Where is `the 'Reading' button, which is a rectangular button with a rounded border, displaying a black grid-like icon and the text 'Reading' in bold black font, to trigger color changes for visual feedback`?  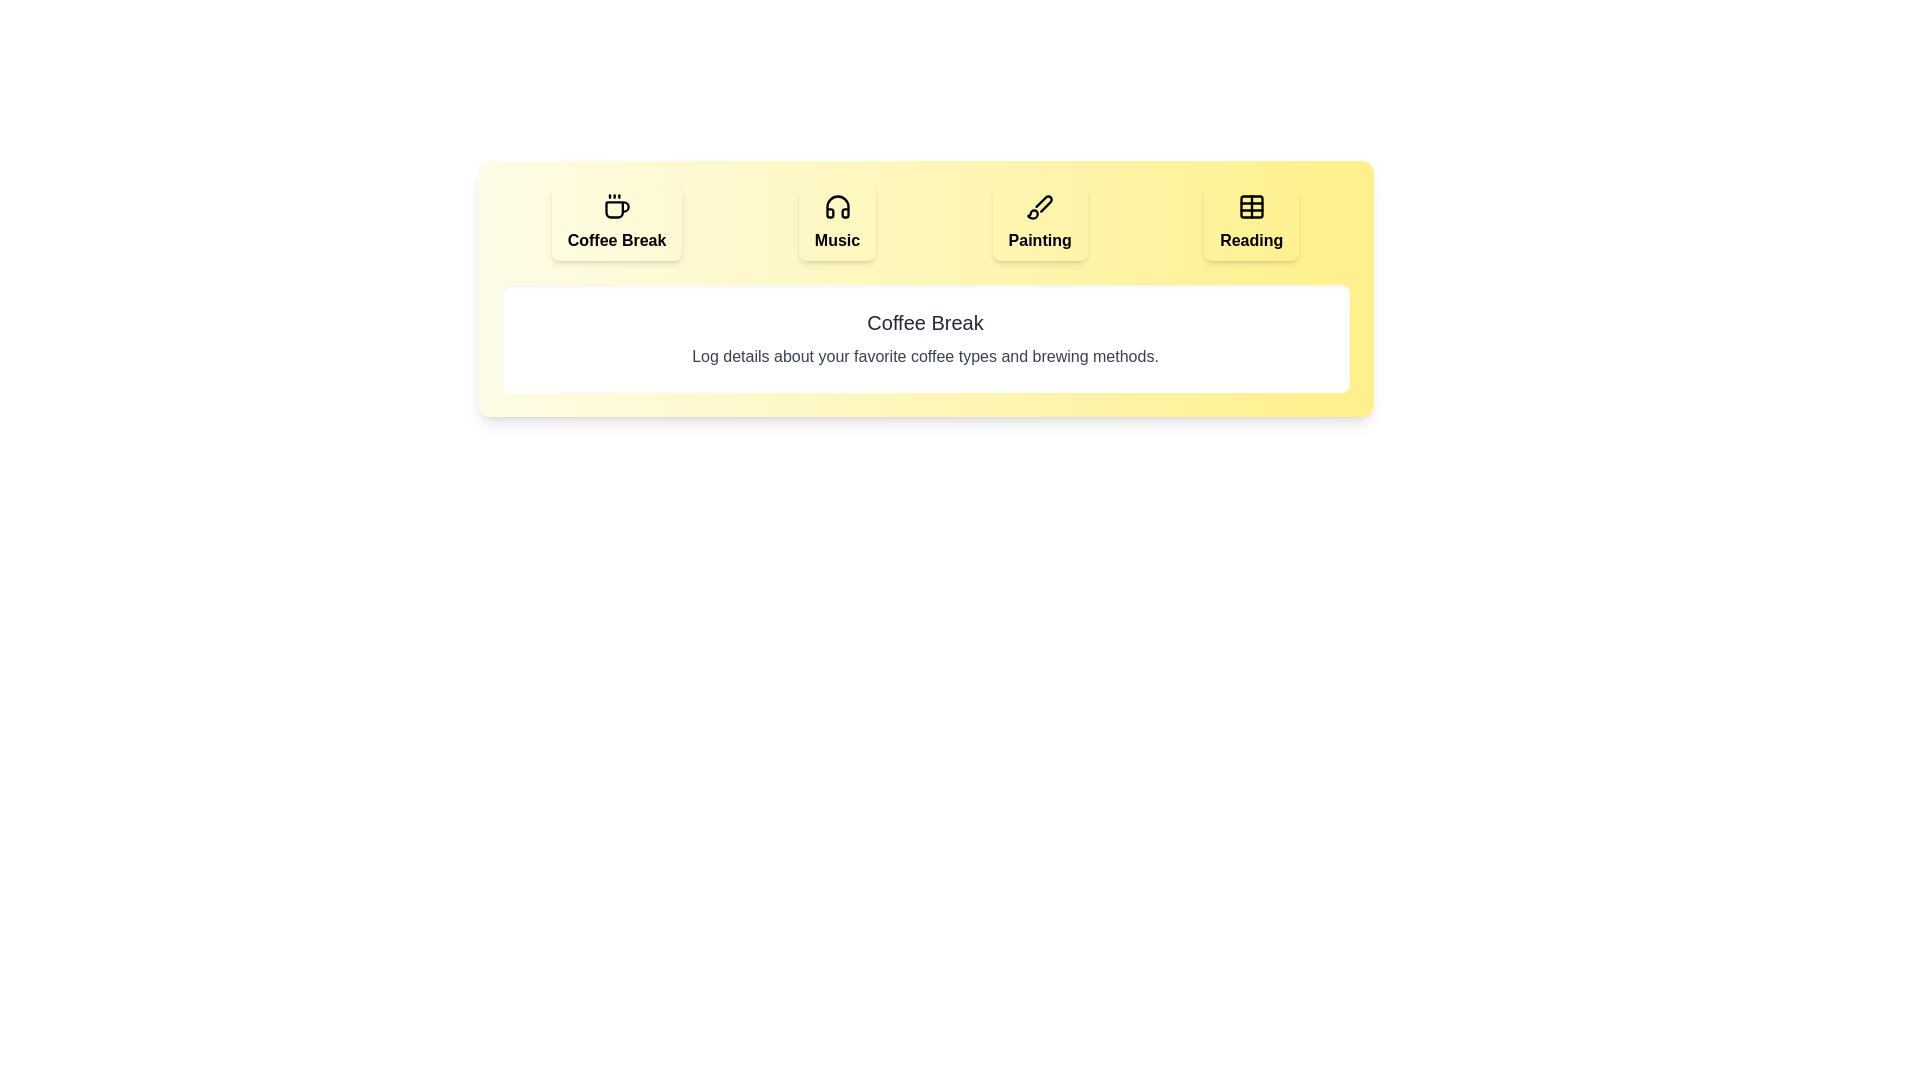
the 'Reading' button, which is a rectangular button with a rounded border, displaying a black grid-like icon and the text 'Reading' in bold black font, to trigger color changes for visual feedback is located at coordinates (1250, 223).